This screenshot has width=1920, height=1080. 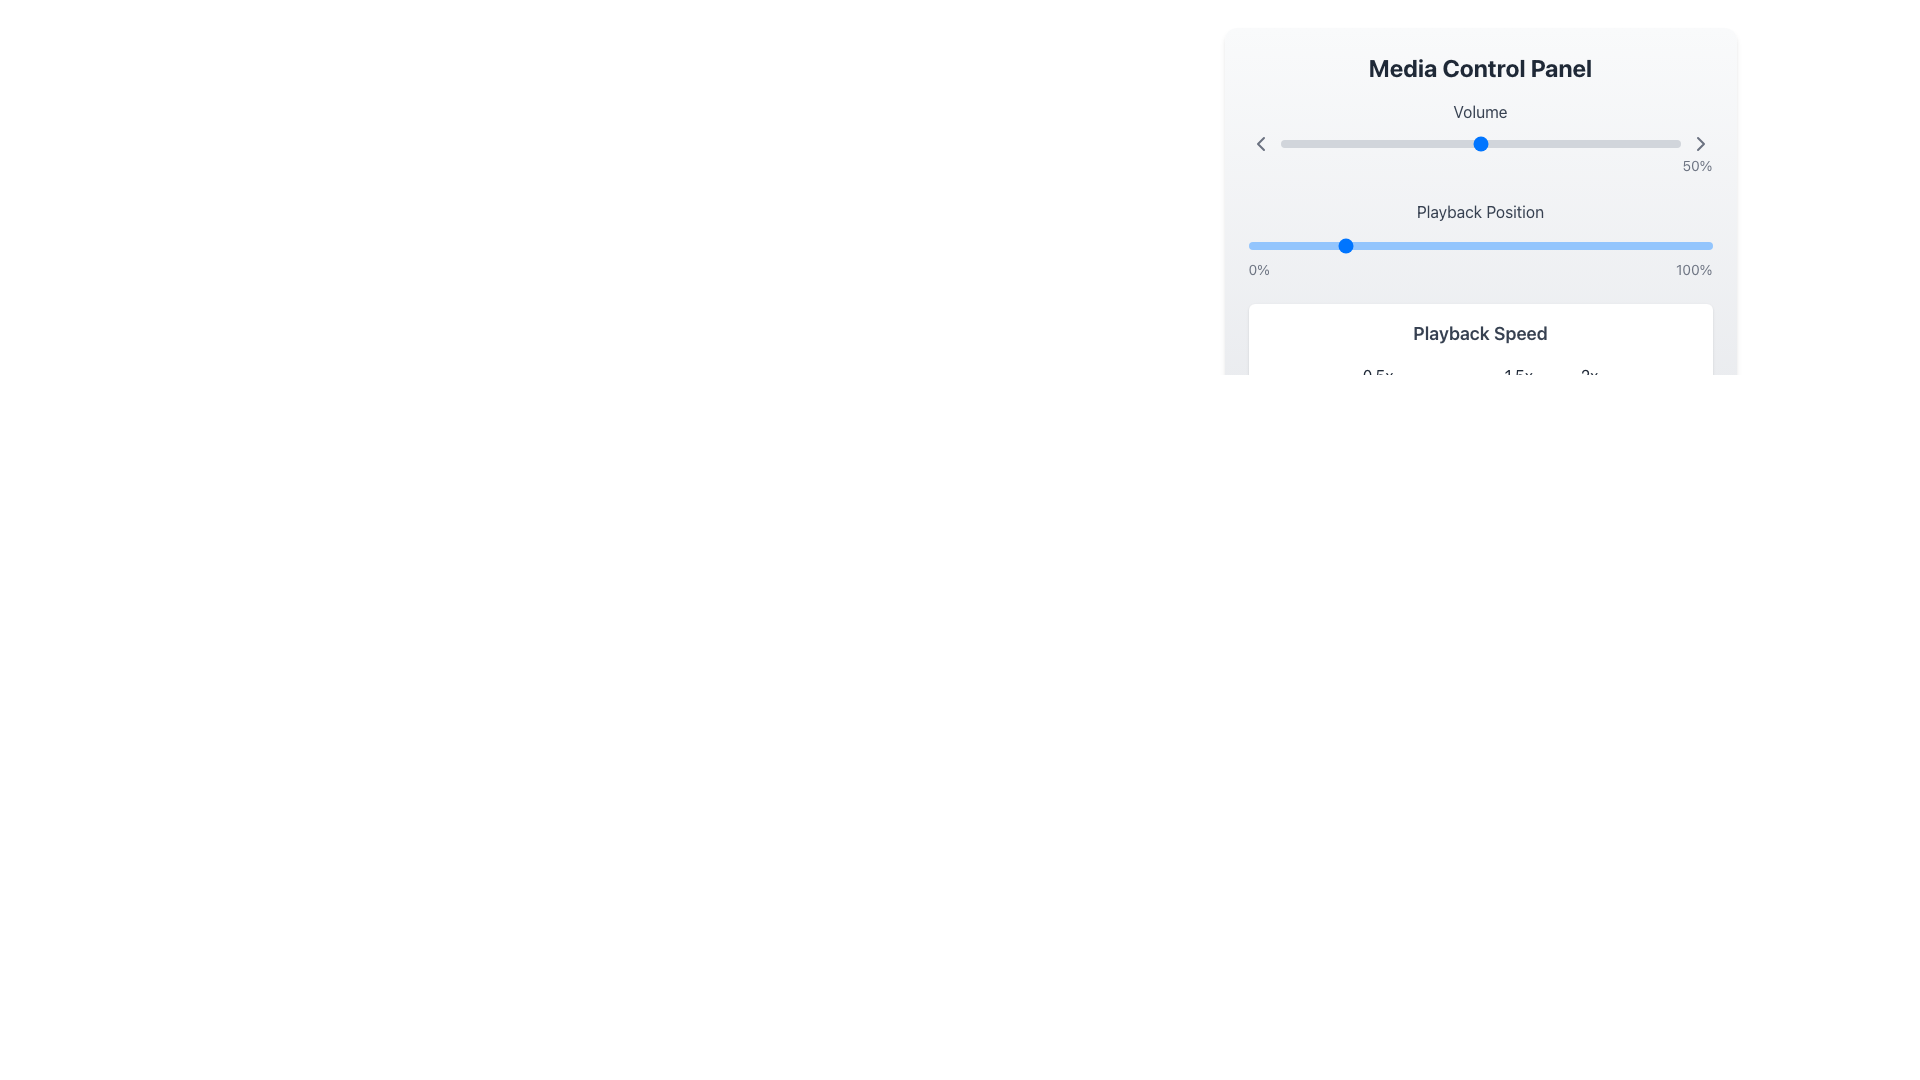 I want to click on the second playback speed button labeled '1x' in the Media Control Panel, so click(x=1449, y=375).